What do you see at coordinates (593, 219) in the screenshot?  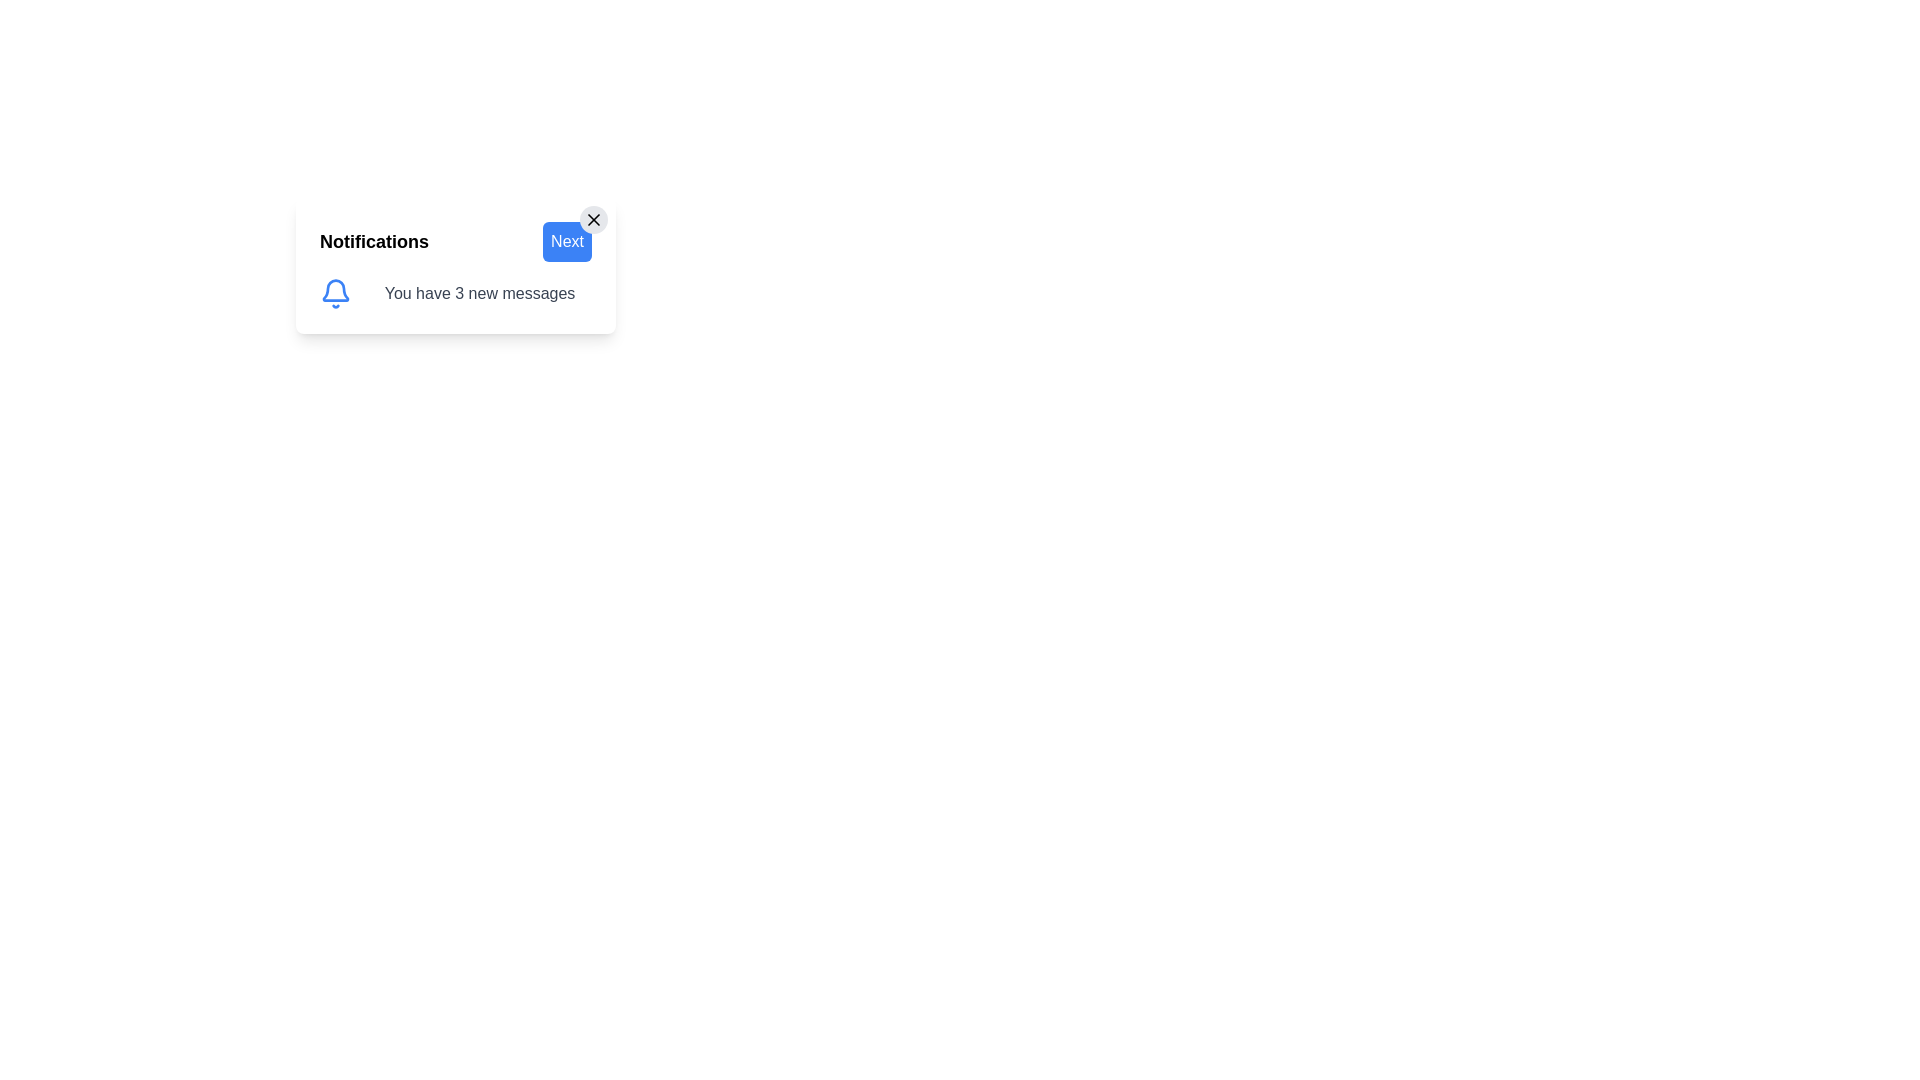 I see `the Close Icon (SVG graphic) located at the top-right corner of the notification component, adjacent to the notification counter` at bounding box center [593, 219].